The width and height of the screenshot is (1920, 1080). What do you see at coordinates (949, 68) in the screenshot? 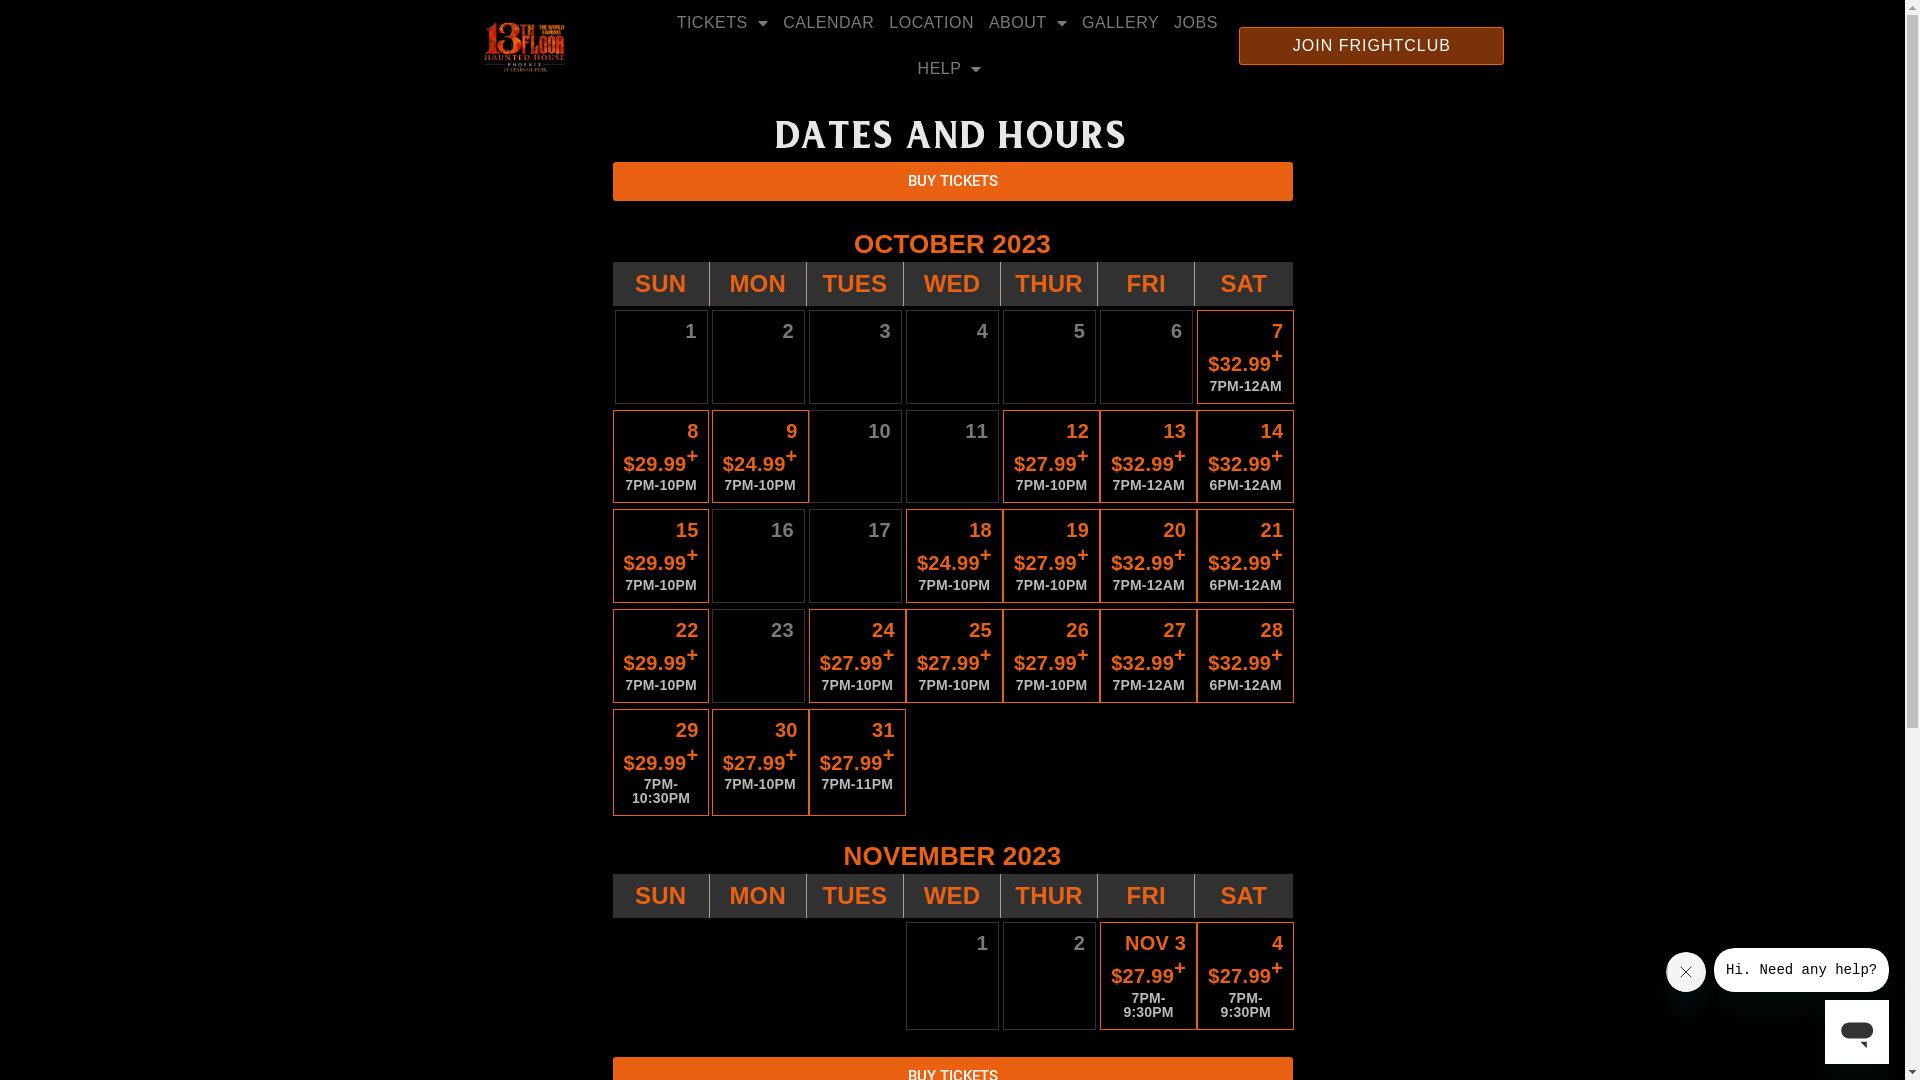
I see `'HELP'` at bounding box center [949, 68].